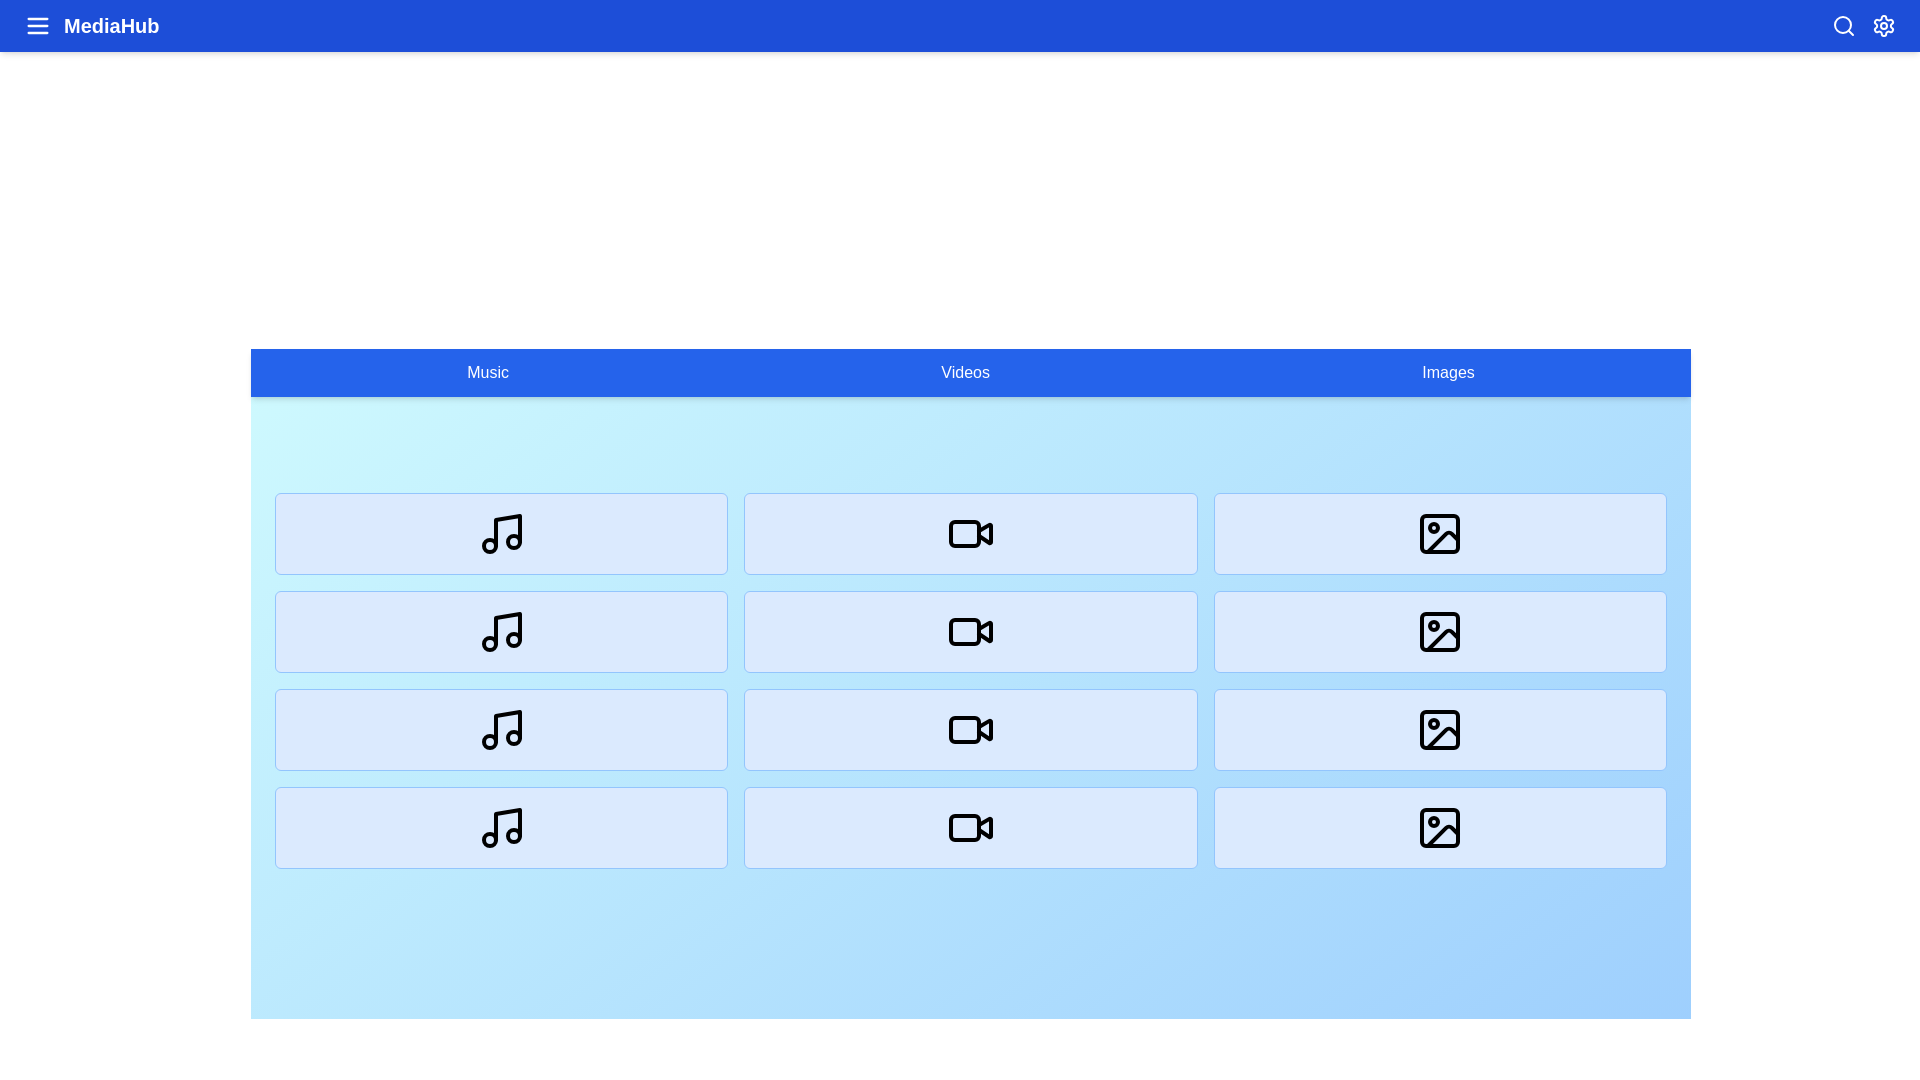 The height and width of the screenshot is (1080, 1920). Describe the element at coordinates (488, 373) in the screenshot. I see `the media type Music from the navigation bar` at that location.